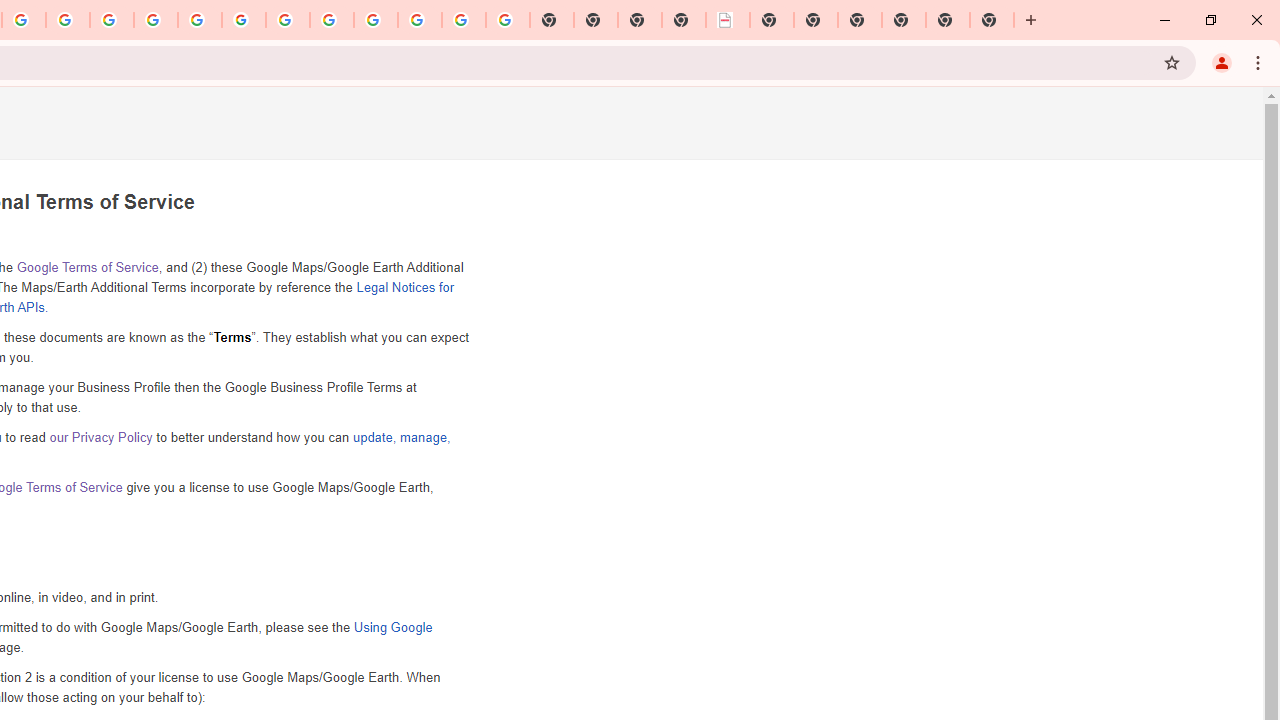 The image size is (1280, 720). I want to click on 'New Tab', so click(902, 20).